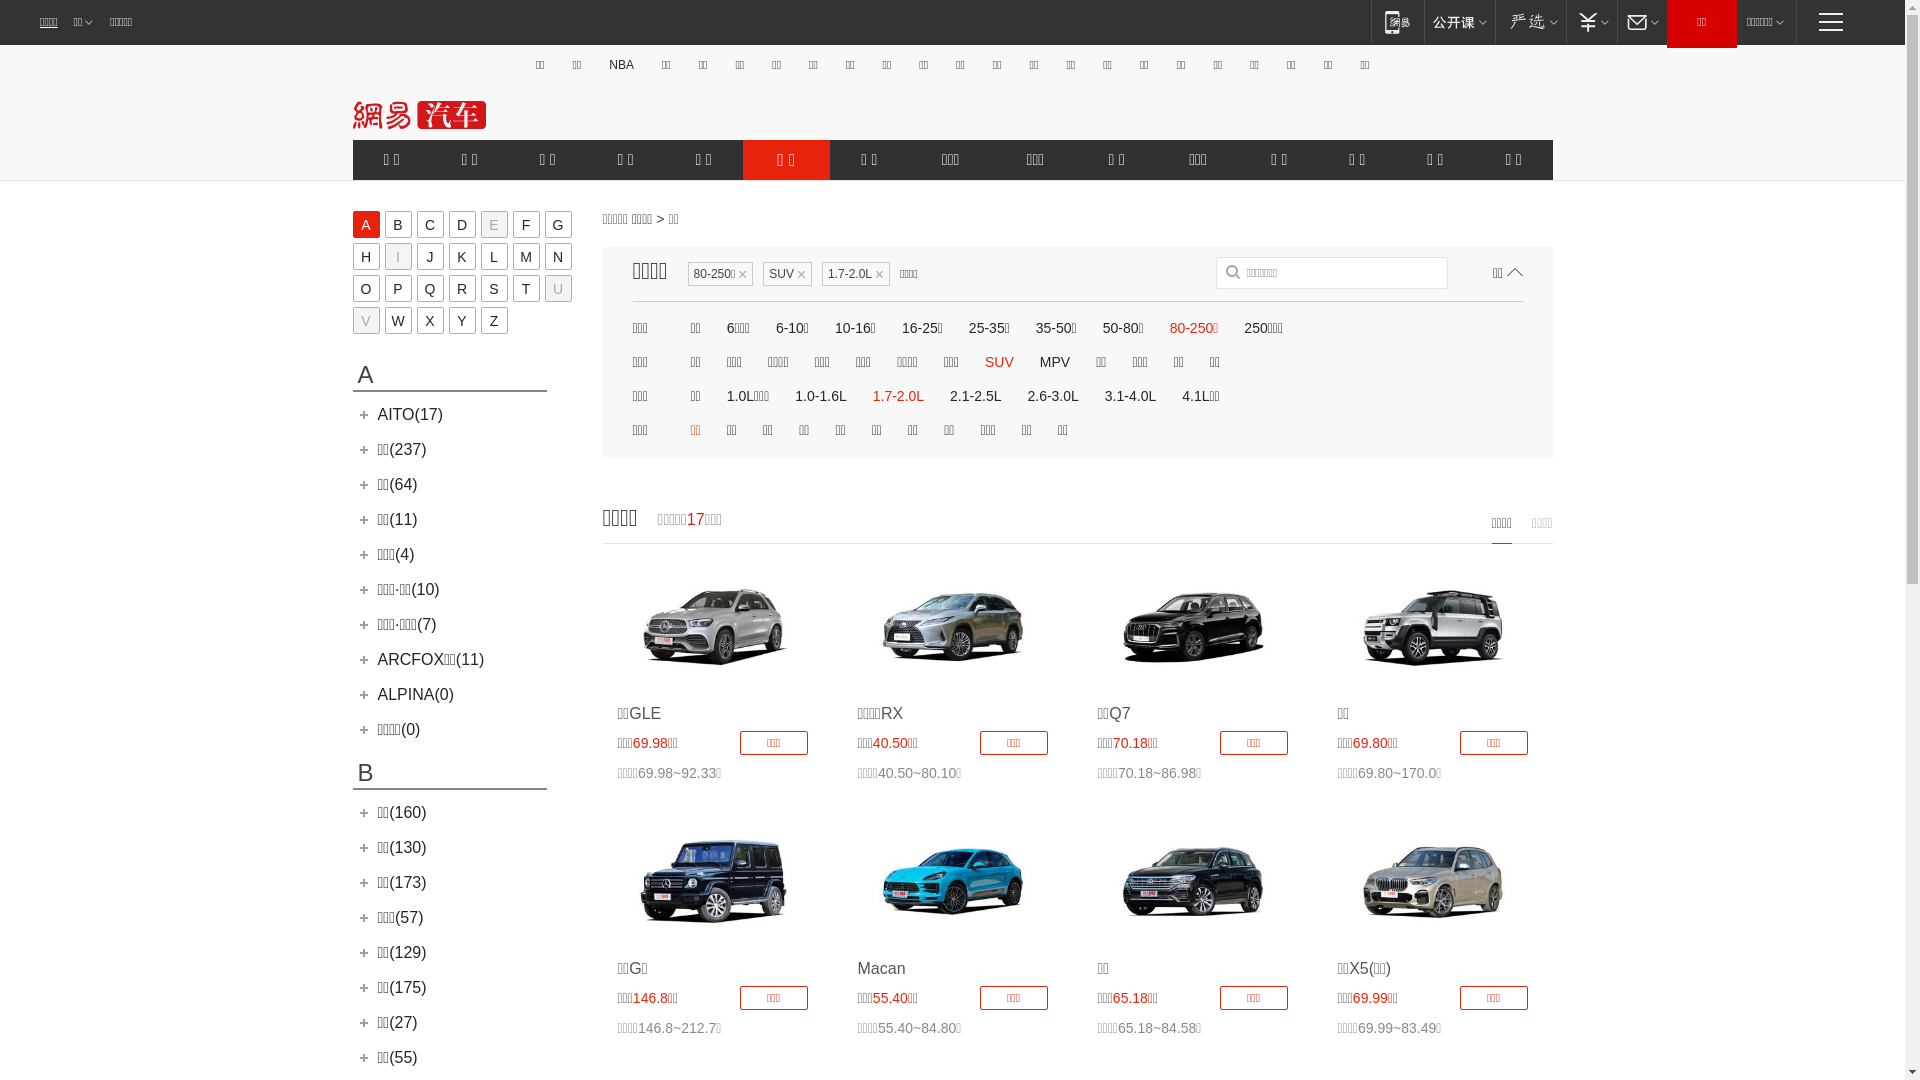 Image resolution: width=1920 pixels, height=1080 pixels. What do you see at coordinates (428, 255) in the screenshot?
I see `'J'` at bounding box center [428, 255].